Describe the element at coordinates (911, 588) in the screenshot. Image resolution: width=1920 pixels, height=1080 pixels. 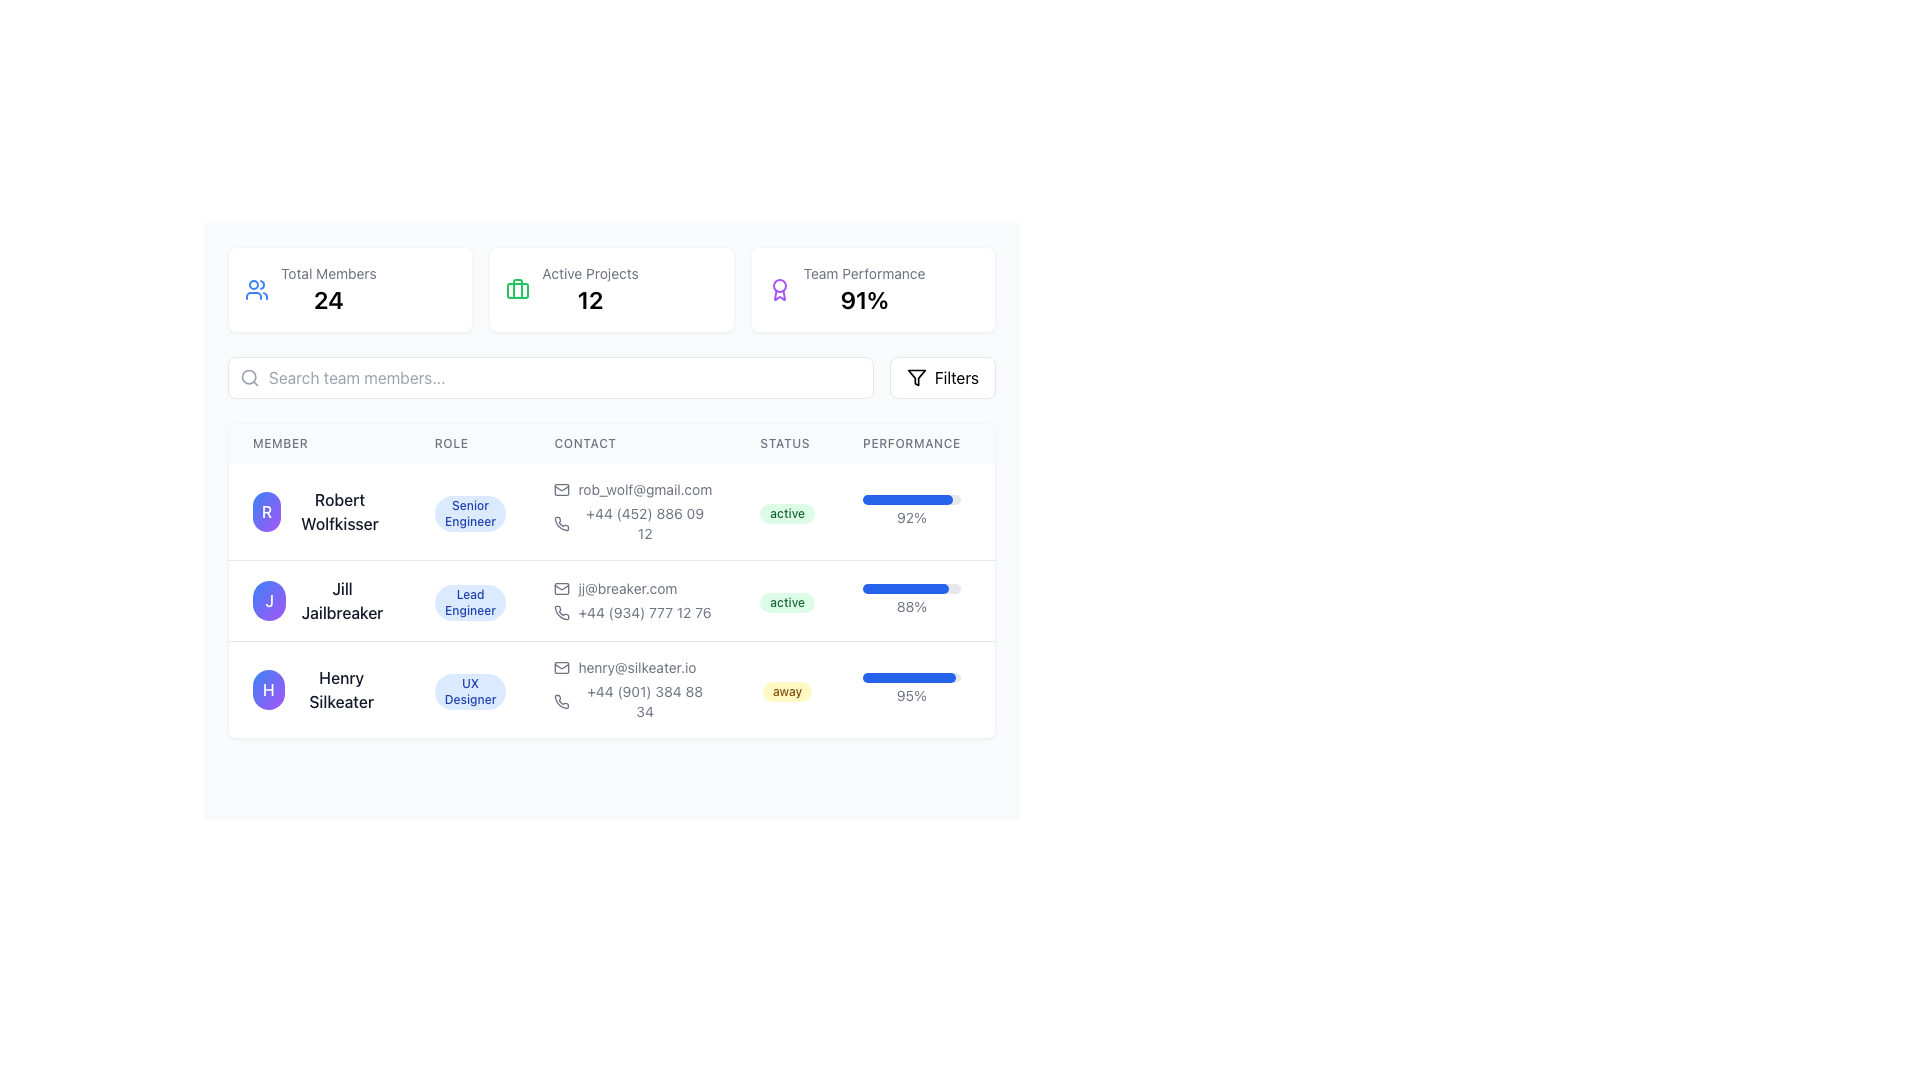
I see `the Progress bar located in the 'PERFORMANCE' column of the second row under 'Jill Jailbreaker', which indicates the user's performance completion visually` at that location.